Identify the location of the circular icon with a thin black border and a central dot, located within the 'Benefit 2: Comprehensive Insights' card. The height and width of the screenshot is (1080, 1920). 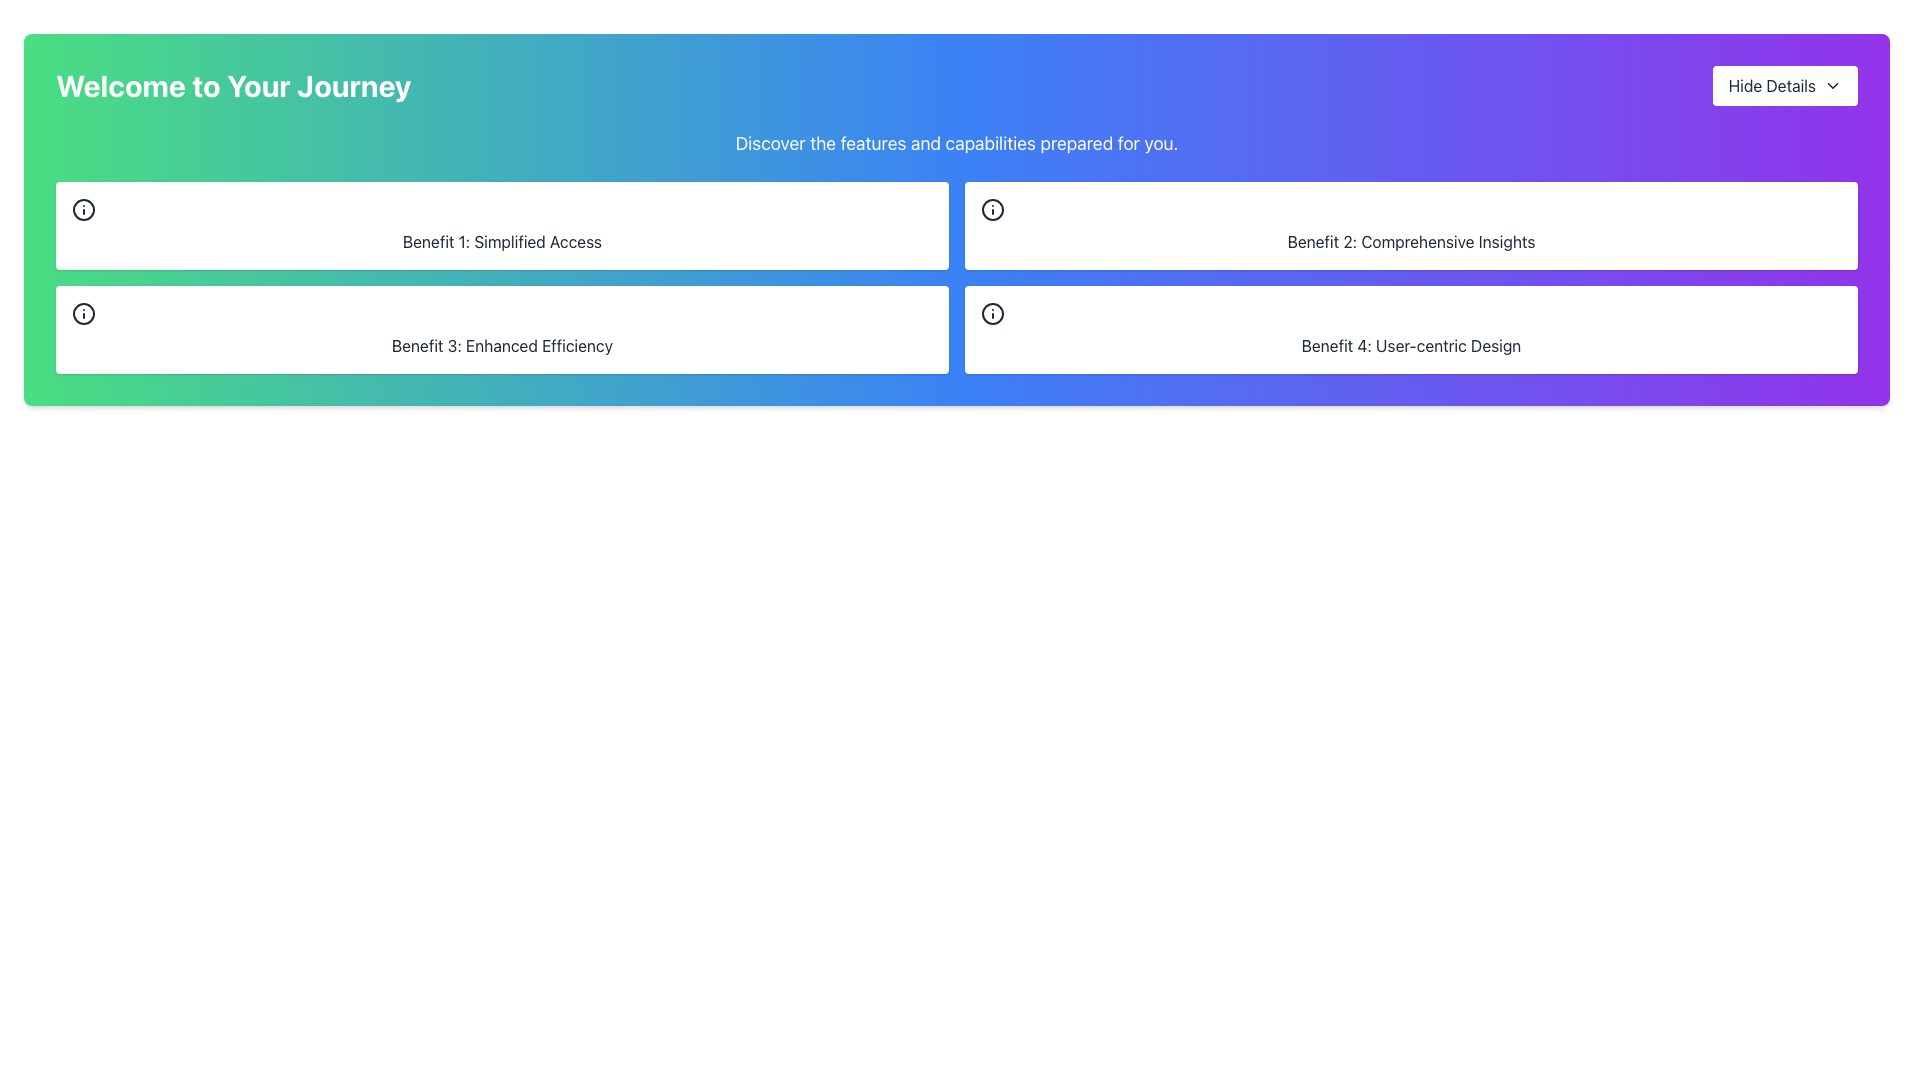
(993, 209).